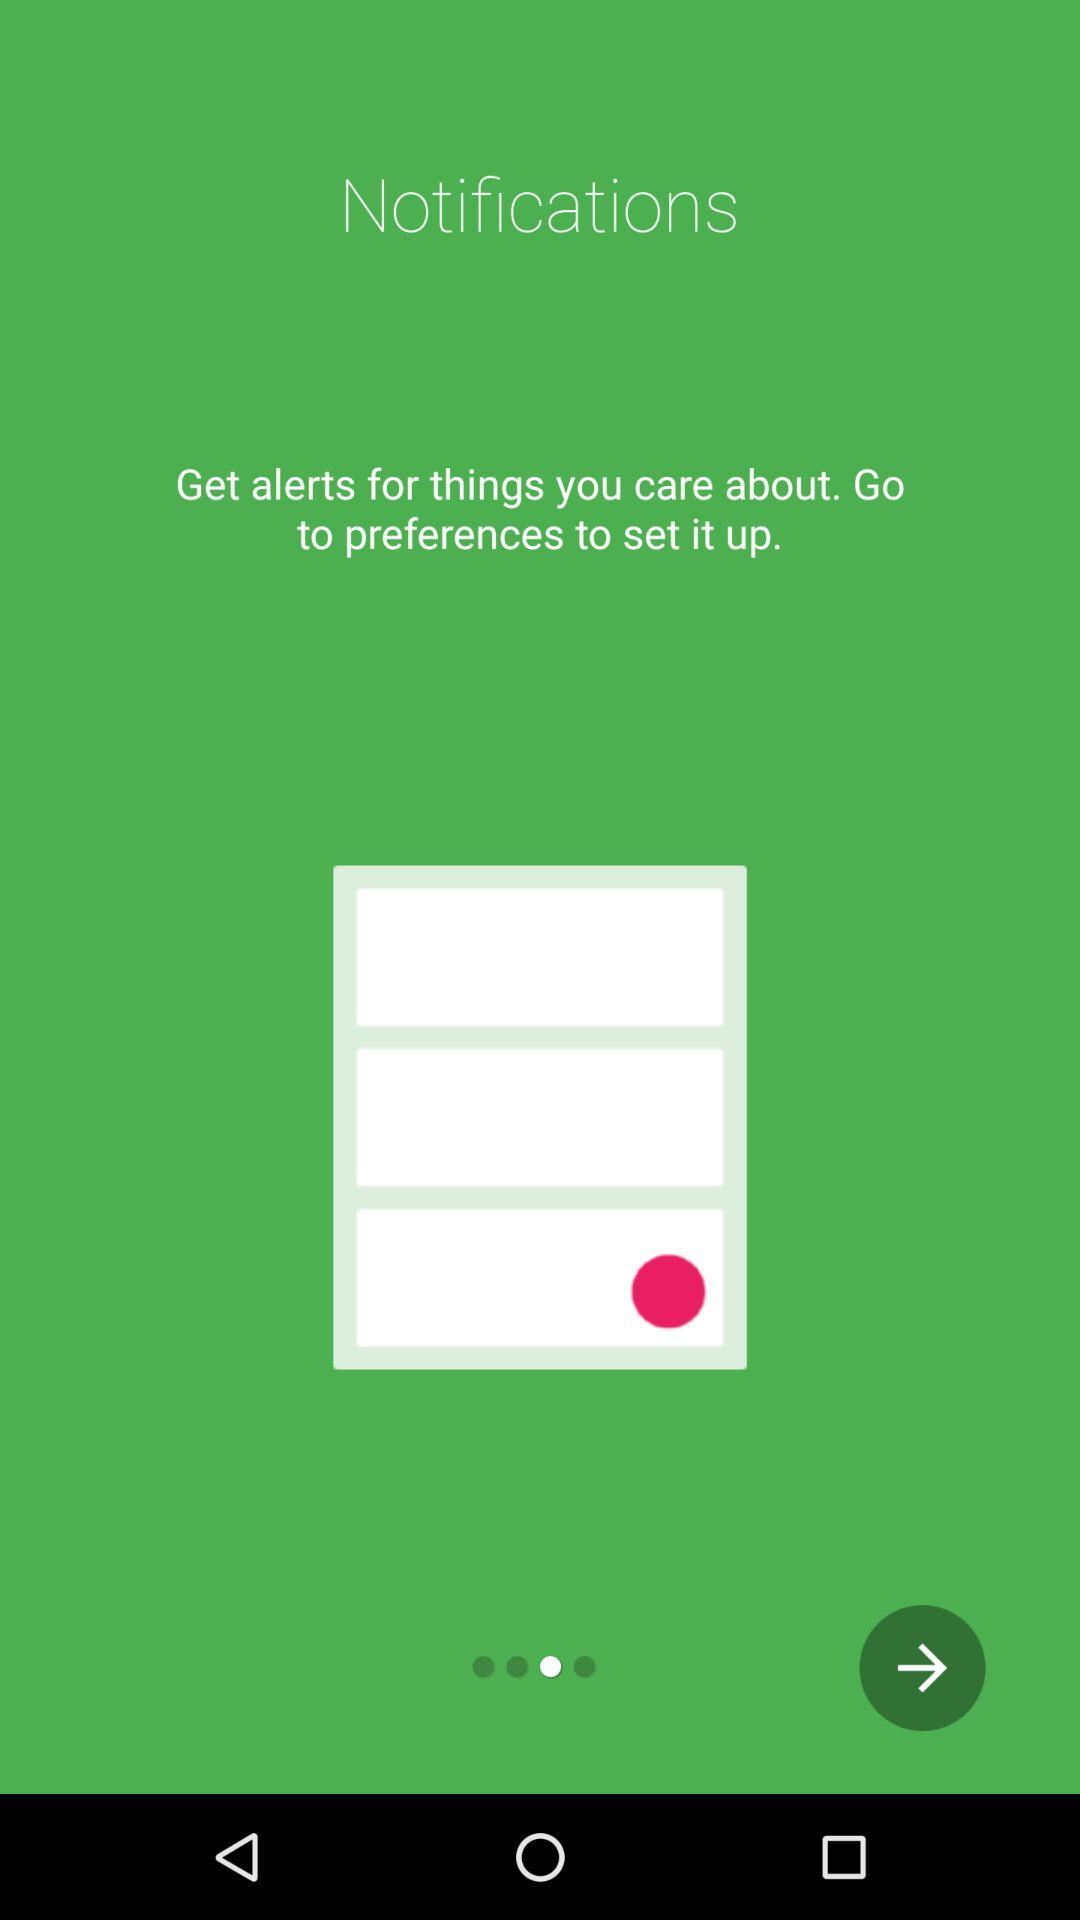 The width and height of the screenshot is (1080, 1920). I want to click on go forward button, so click(922, 1667).